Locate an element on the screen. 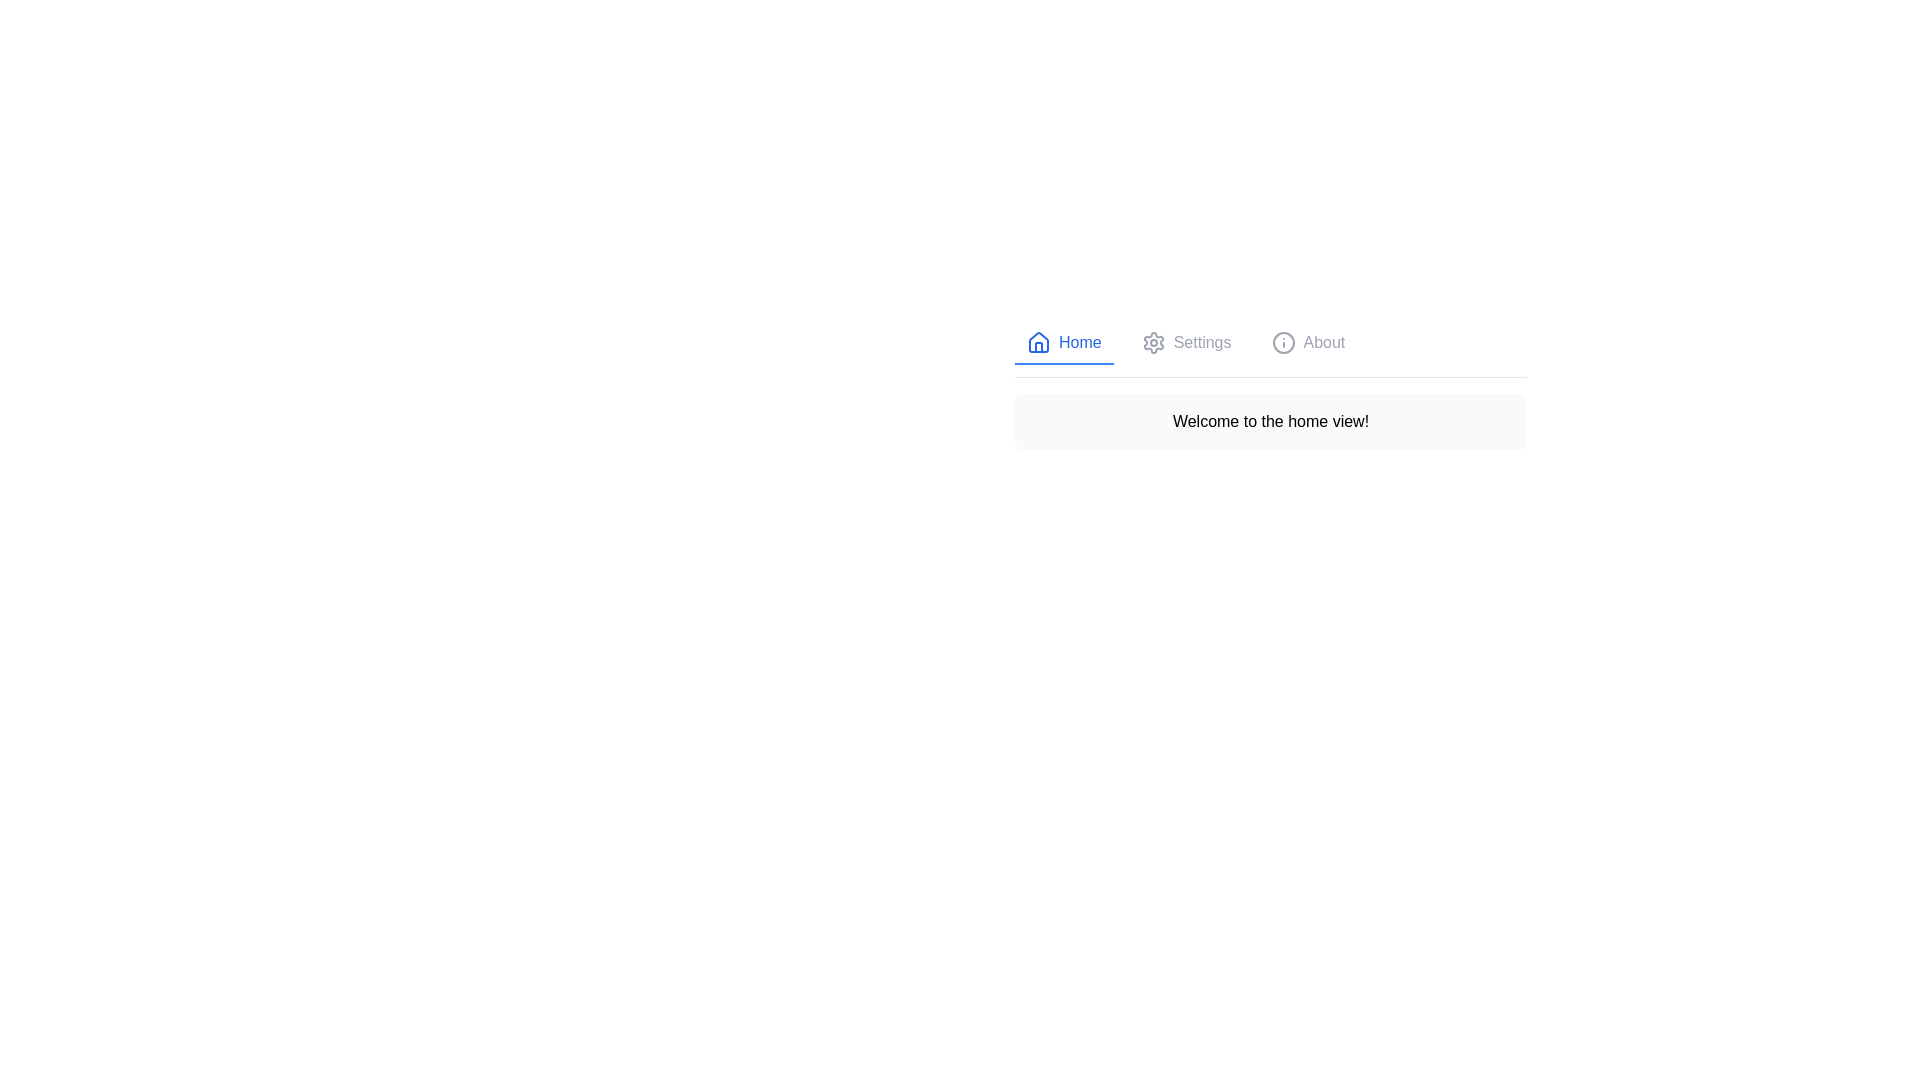  the About tab by clicking on it is located at coordinates (1308, 342).